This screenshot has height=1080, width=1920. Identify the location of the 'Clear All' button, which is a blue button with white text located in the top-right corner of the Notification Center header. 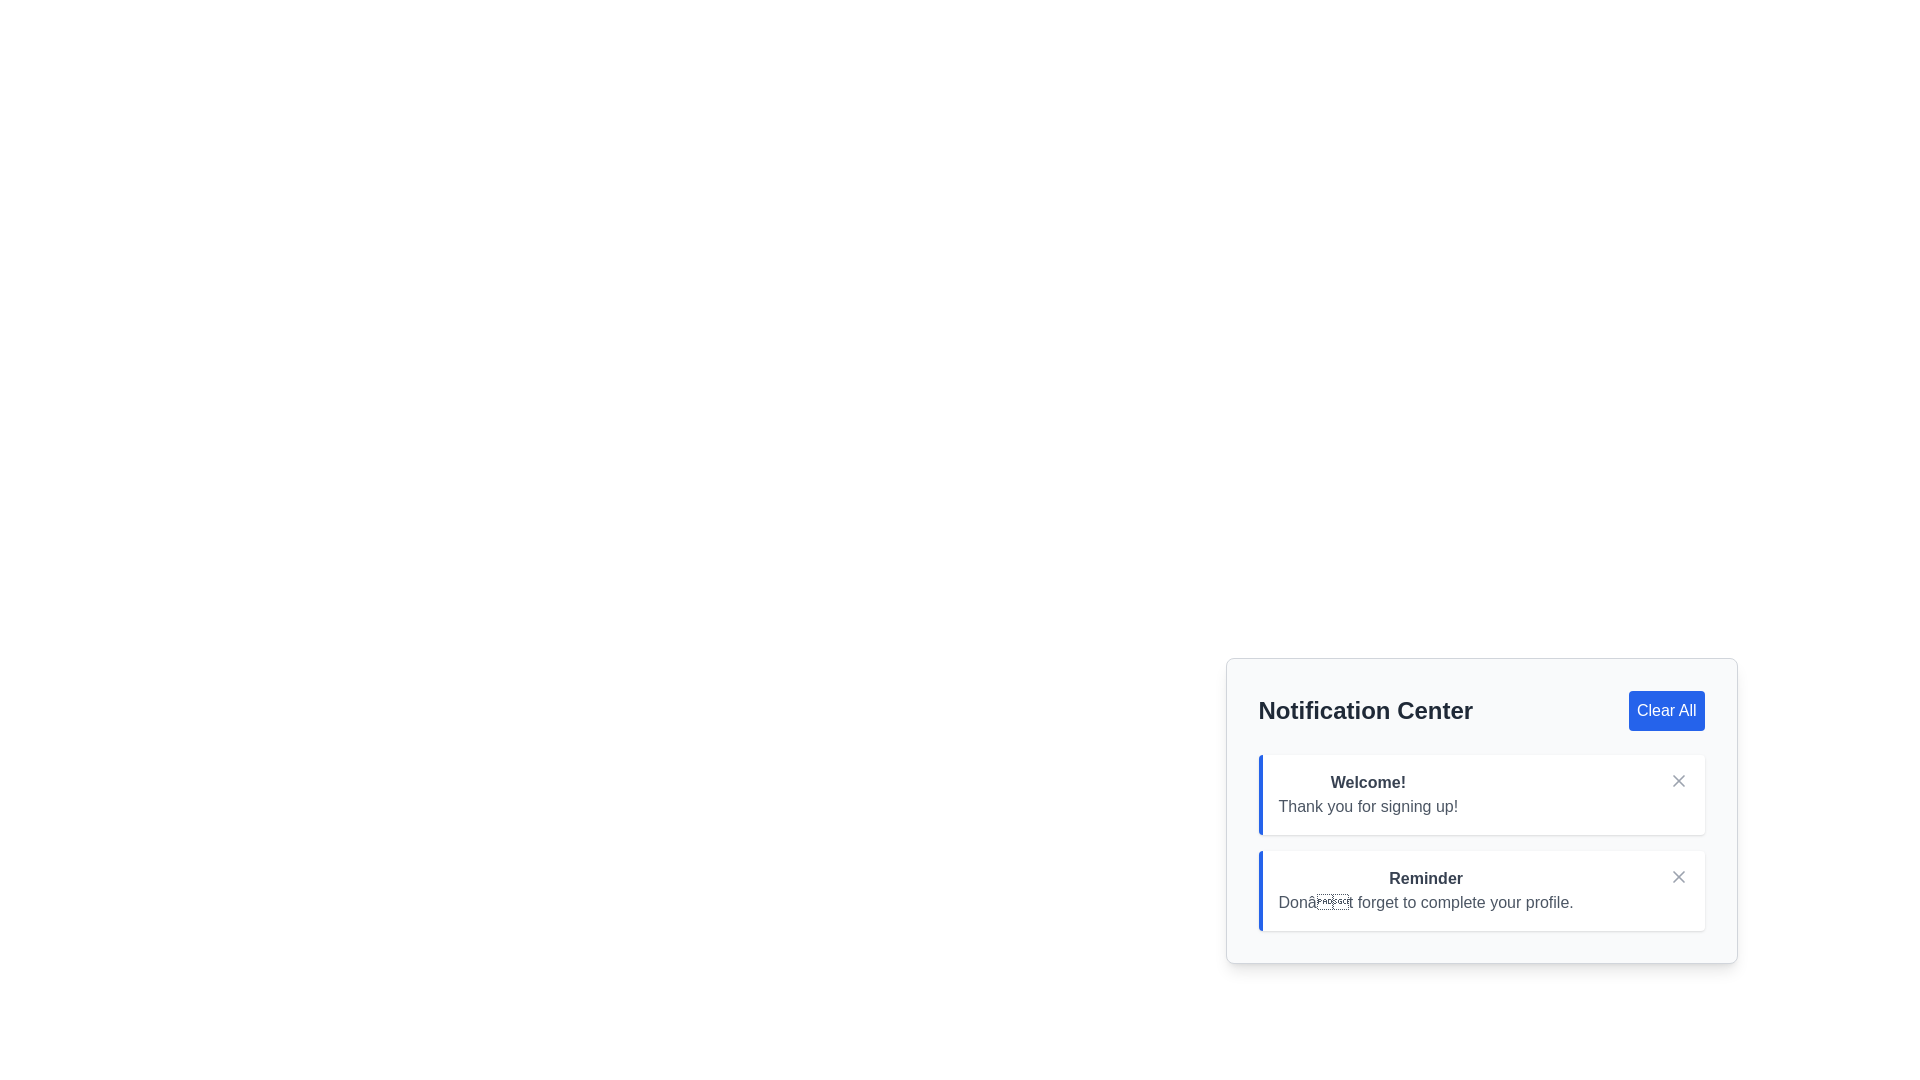
(1666, 709).